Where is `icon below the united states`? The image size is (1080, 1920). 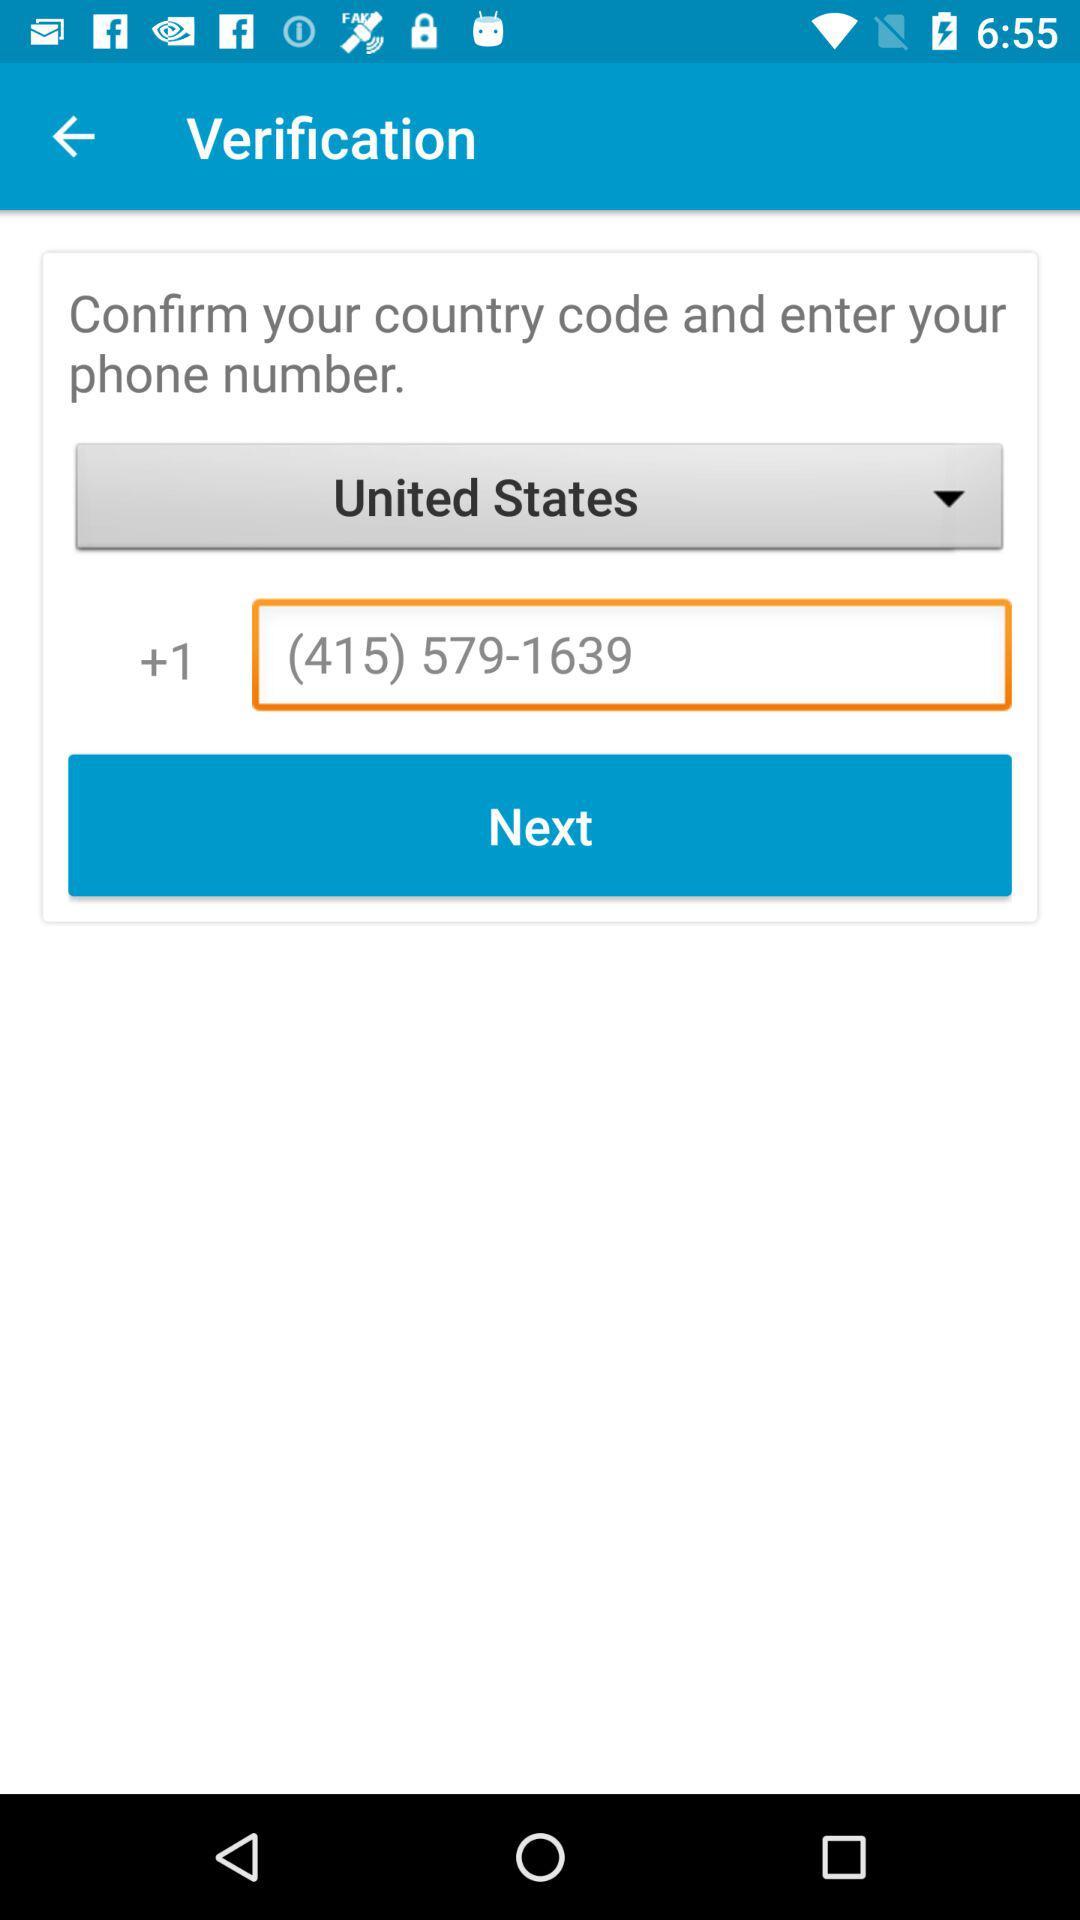
icon below the united states is located at coordinates (631, 660).